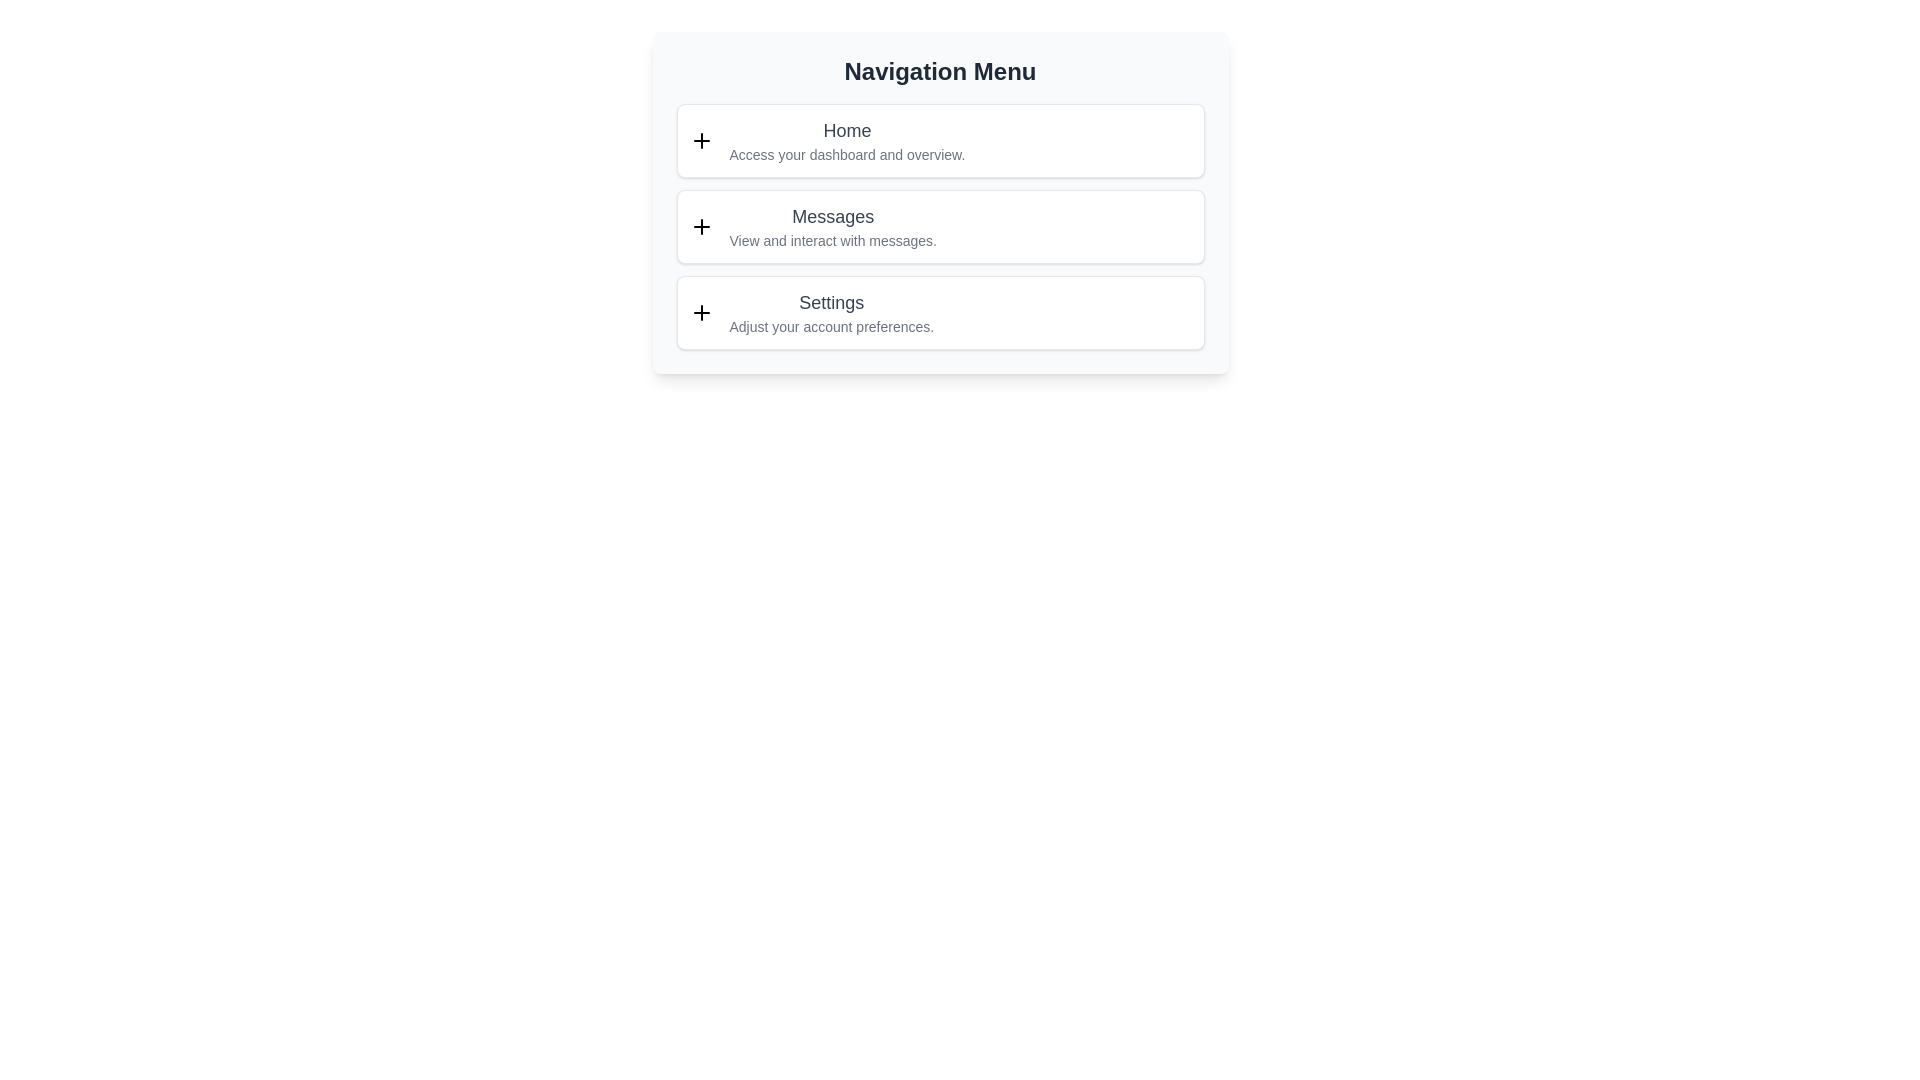 The image size is (1920, 1080). What do you see at coordinates (847, 140) in the screenshot?
I see `the 'Home' text label in the navigation card, which is the first element in the vertical list within the 'Navigation Menu'` at bounding box center [847, 140].